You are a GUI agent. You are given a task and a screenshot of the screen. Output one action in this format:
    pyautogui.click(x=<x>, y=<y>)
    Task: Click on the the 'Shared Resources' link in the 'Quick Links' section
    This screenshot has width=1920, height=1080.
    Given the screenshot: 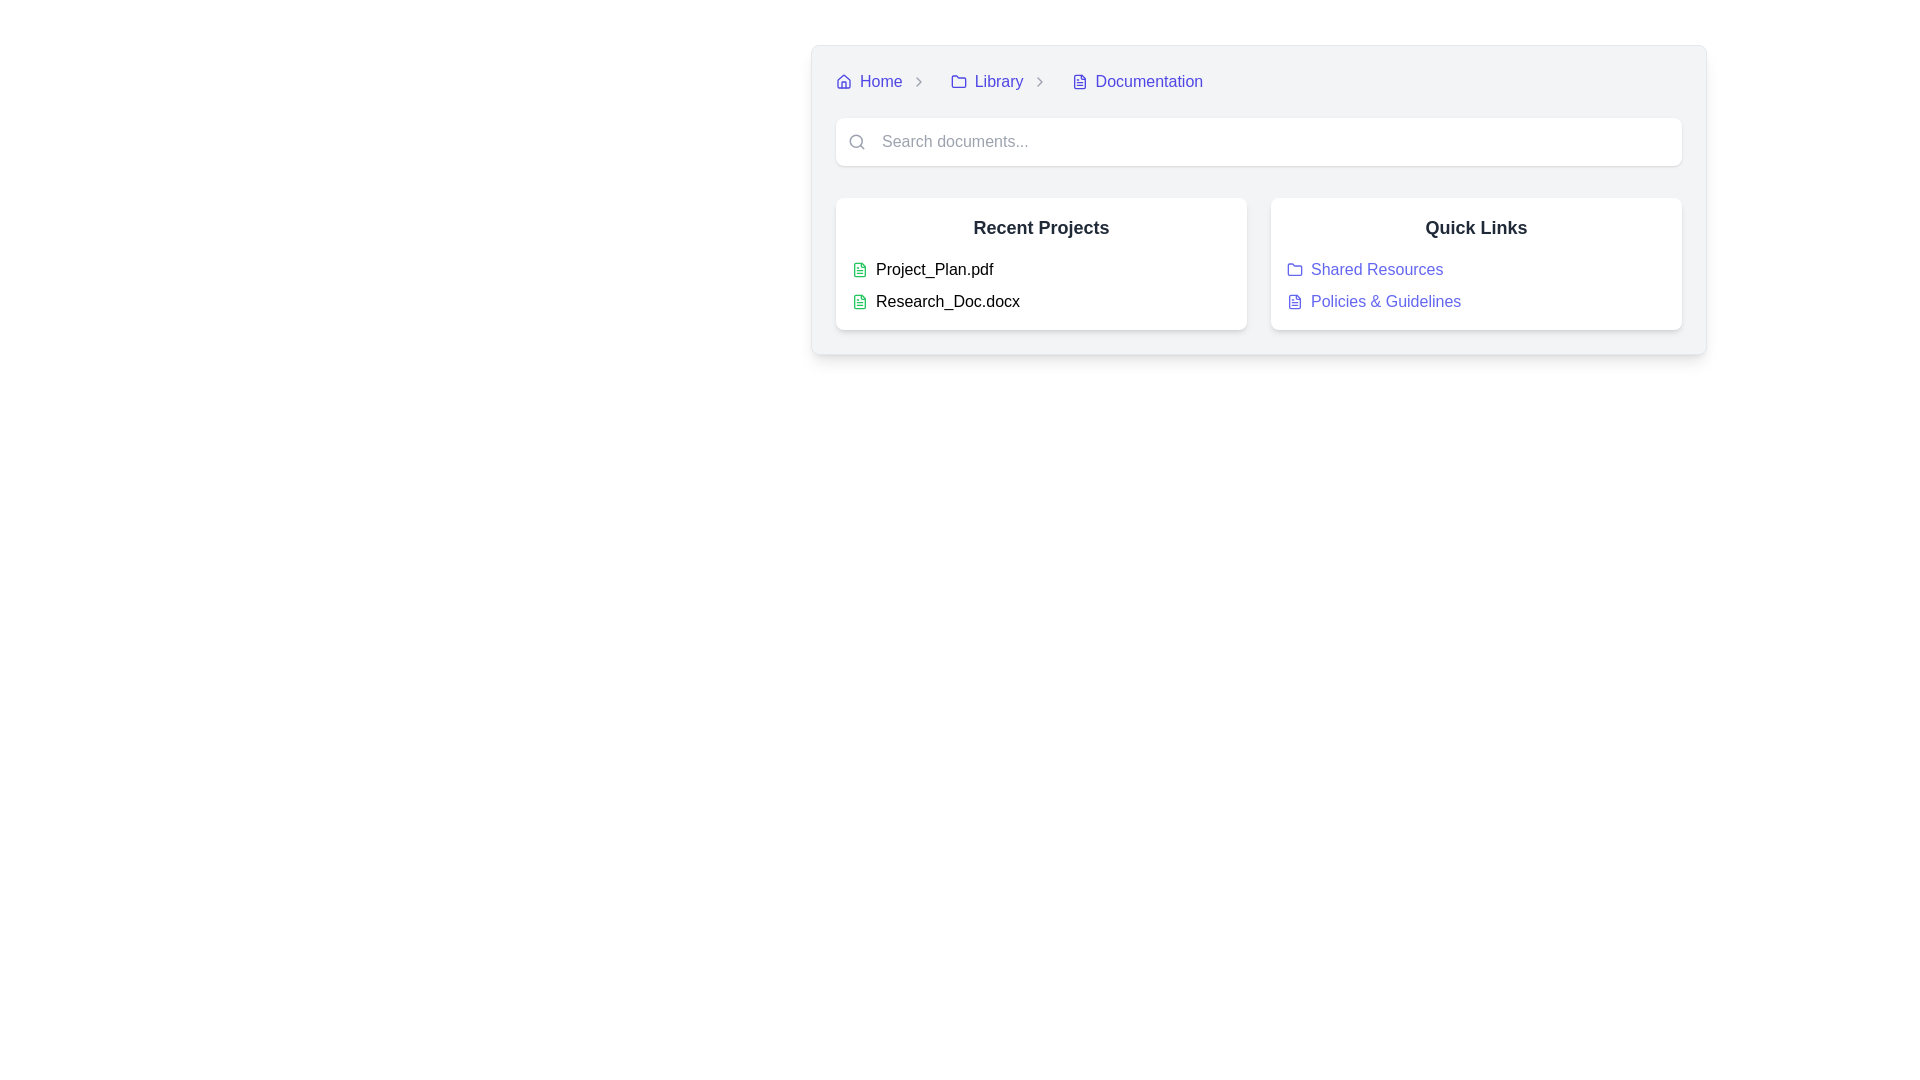 What is the action you would take?
    pyautogui.click(x=1476, y=270)
    